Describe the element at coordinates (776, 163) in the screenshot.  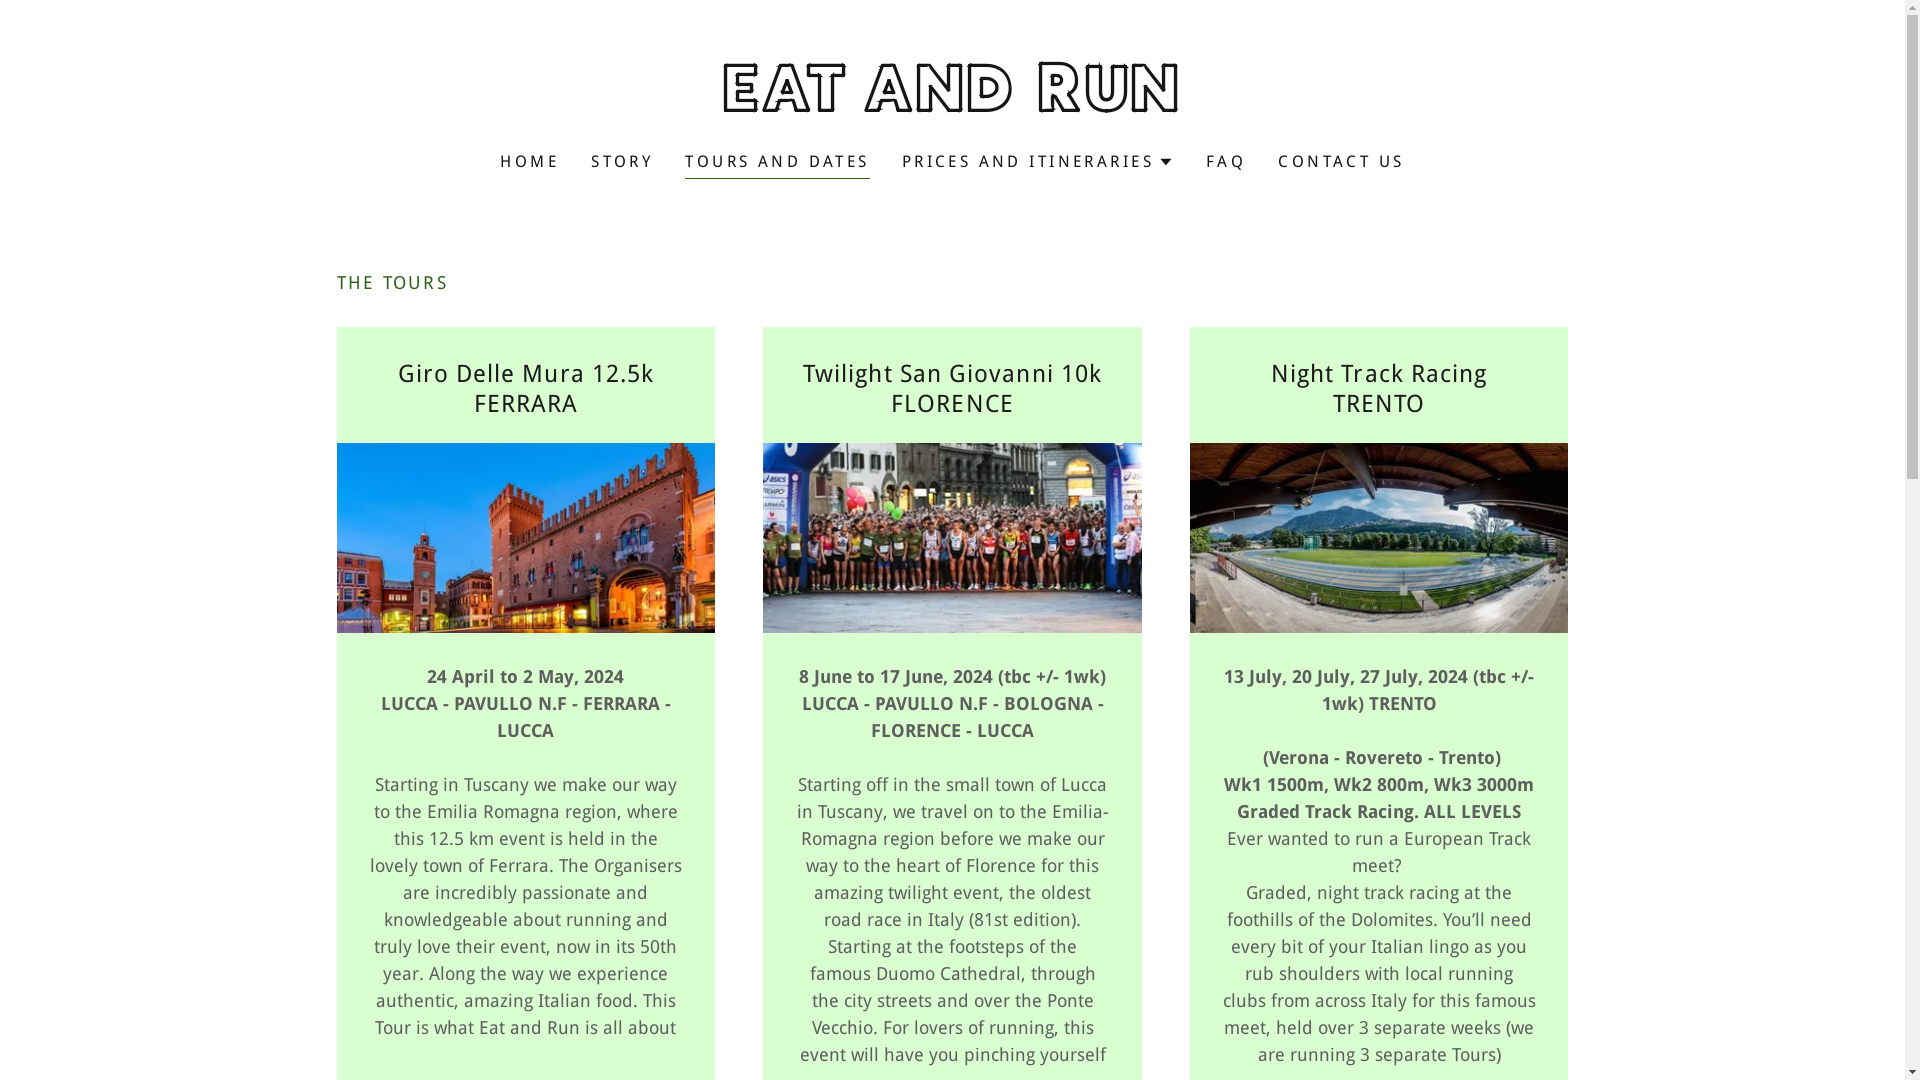
I see `'TOURS AND DATES'` at that location.